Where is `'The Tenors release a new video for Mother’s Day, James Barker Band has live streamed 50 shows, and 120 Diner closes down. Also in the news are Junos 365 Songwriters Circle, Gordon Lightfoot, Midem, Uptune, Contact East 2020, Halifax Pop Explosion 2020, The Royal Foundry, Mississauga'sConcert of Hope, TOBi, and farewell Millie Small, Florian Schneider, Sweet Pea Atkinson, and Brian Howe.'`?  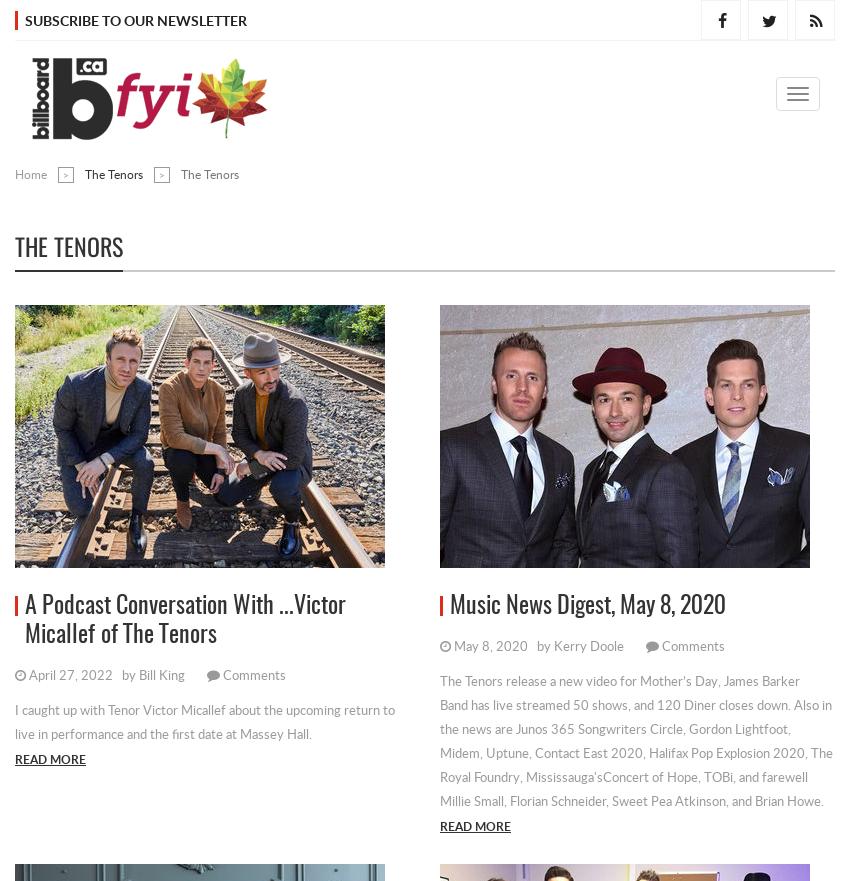
'The Tenors release a new video for Mother’s Day, James Barker Band has live streamed 50 shows, and 120 Diner closes down. Also in the news are Junos 365 Songwriters Circle, Gordon Lightfoot, Midem, Uptune, Contact East 2020, Halifax Pop Explosion 2020, The Royal Foundry, Mississauga'sConcert of Hope, TOBi, and farewell Millie Small, Florian Schneider, Sweet Pea Atkinson, and Brian Howe.' is located at coordinates (635, 741).